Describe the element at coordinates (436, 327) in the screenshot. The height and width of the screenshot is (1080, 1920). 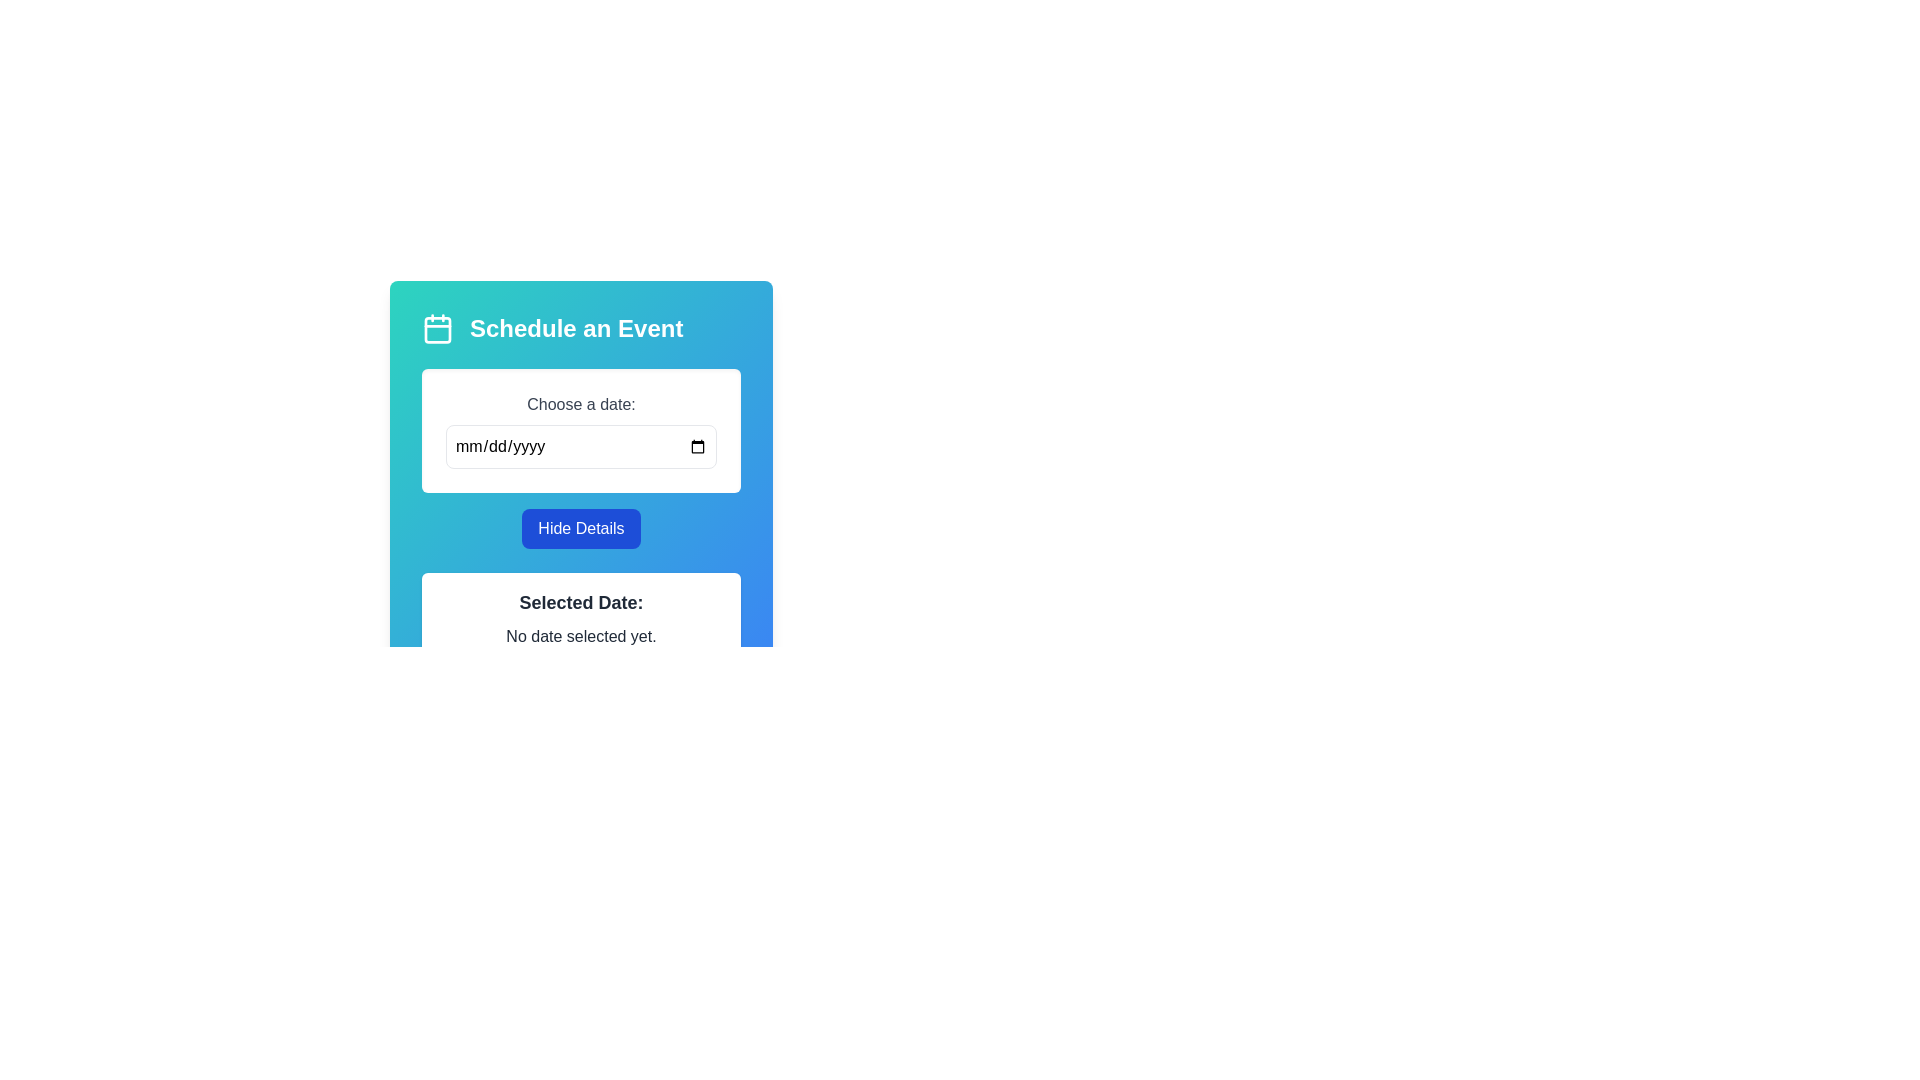
I see `the calendar icon located to the left of the 'Schedule an Event' text, which indicates the scheduling feature` at that location.